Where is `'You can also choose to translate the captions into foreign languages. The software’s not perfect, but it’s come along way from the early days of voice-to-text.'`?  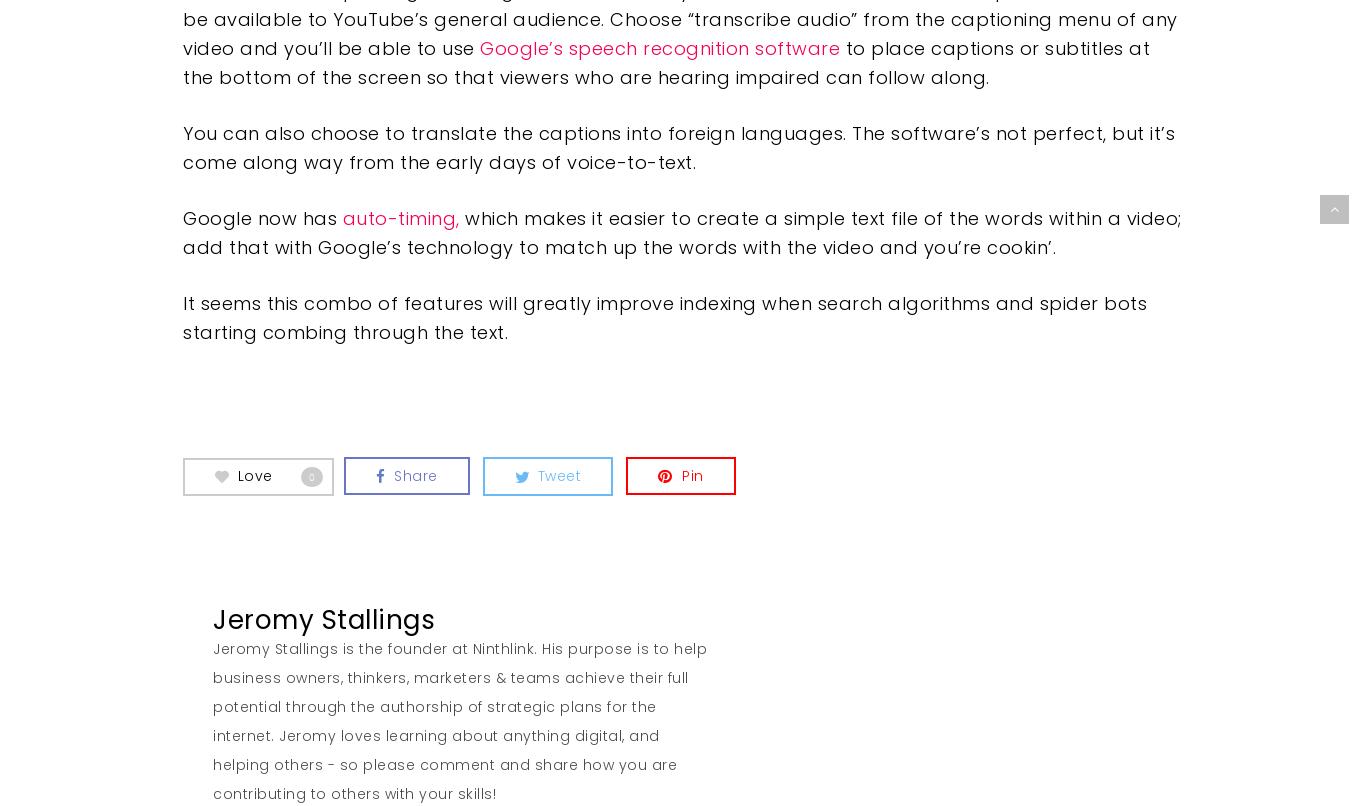
'You can also choose to translate the captions into foreign languages. The software’s not perfect, but it’s come along way from the early days of voice-to-text.' is located at coordinates (678, 147).